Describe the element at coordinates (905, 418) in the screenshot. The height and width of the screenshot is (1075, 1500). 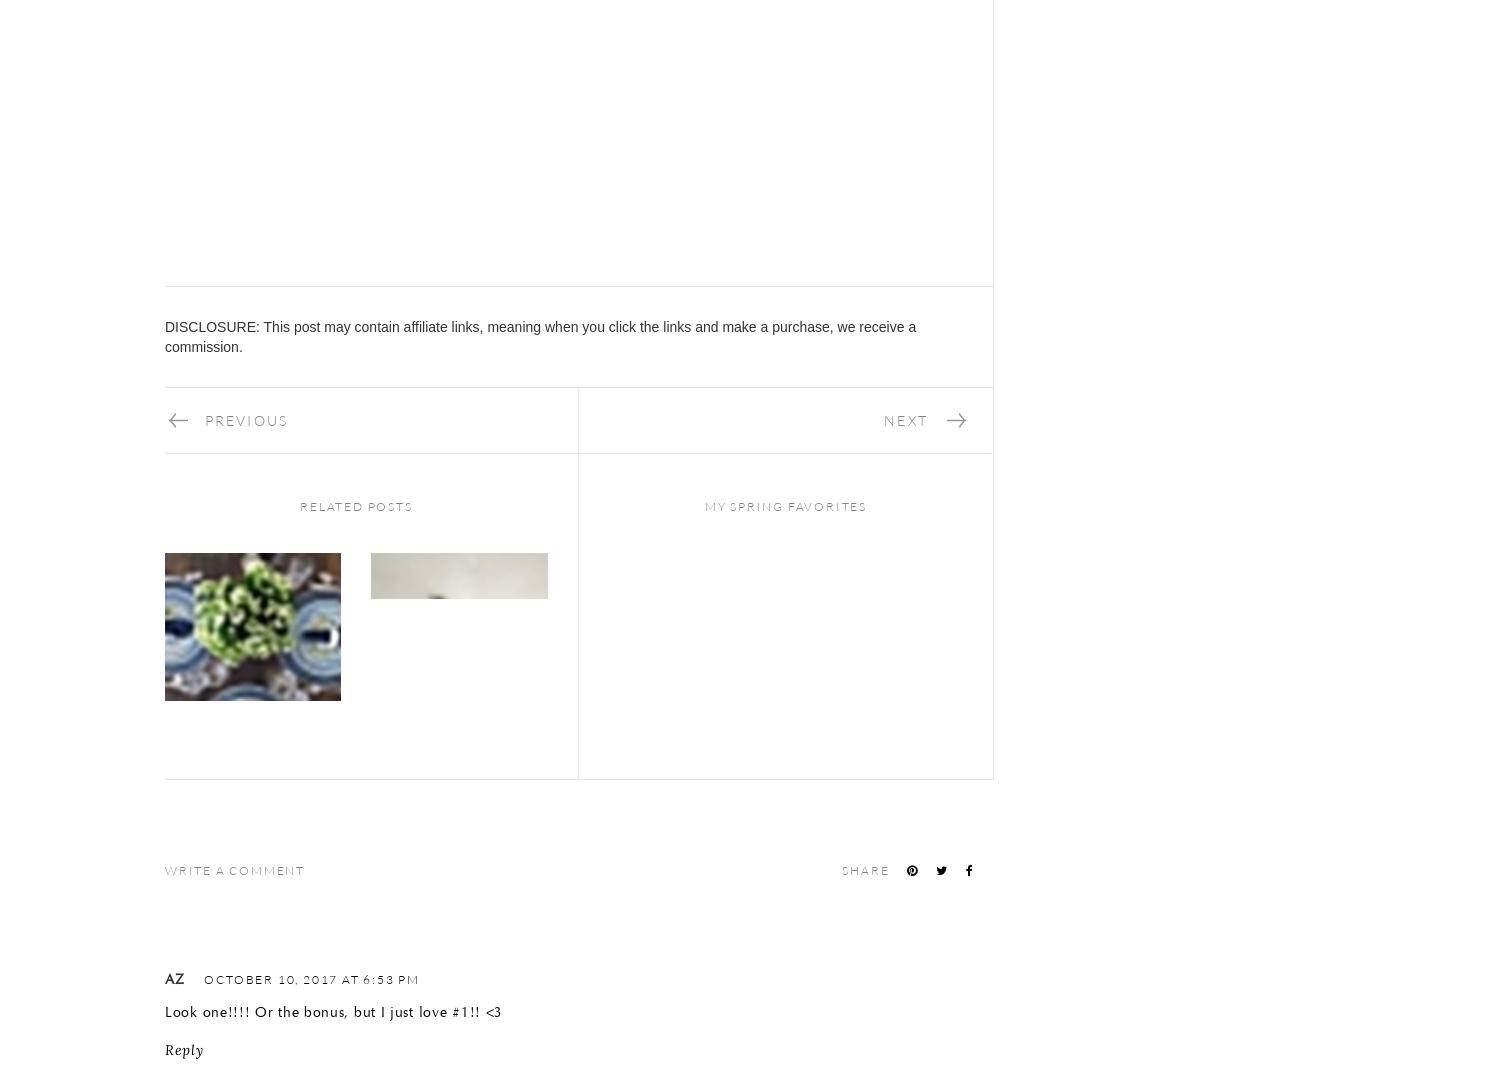
I see `'next'` at that location.